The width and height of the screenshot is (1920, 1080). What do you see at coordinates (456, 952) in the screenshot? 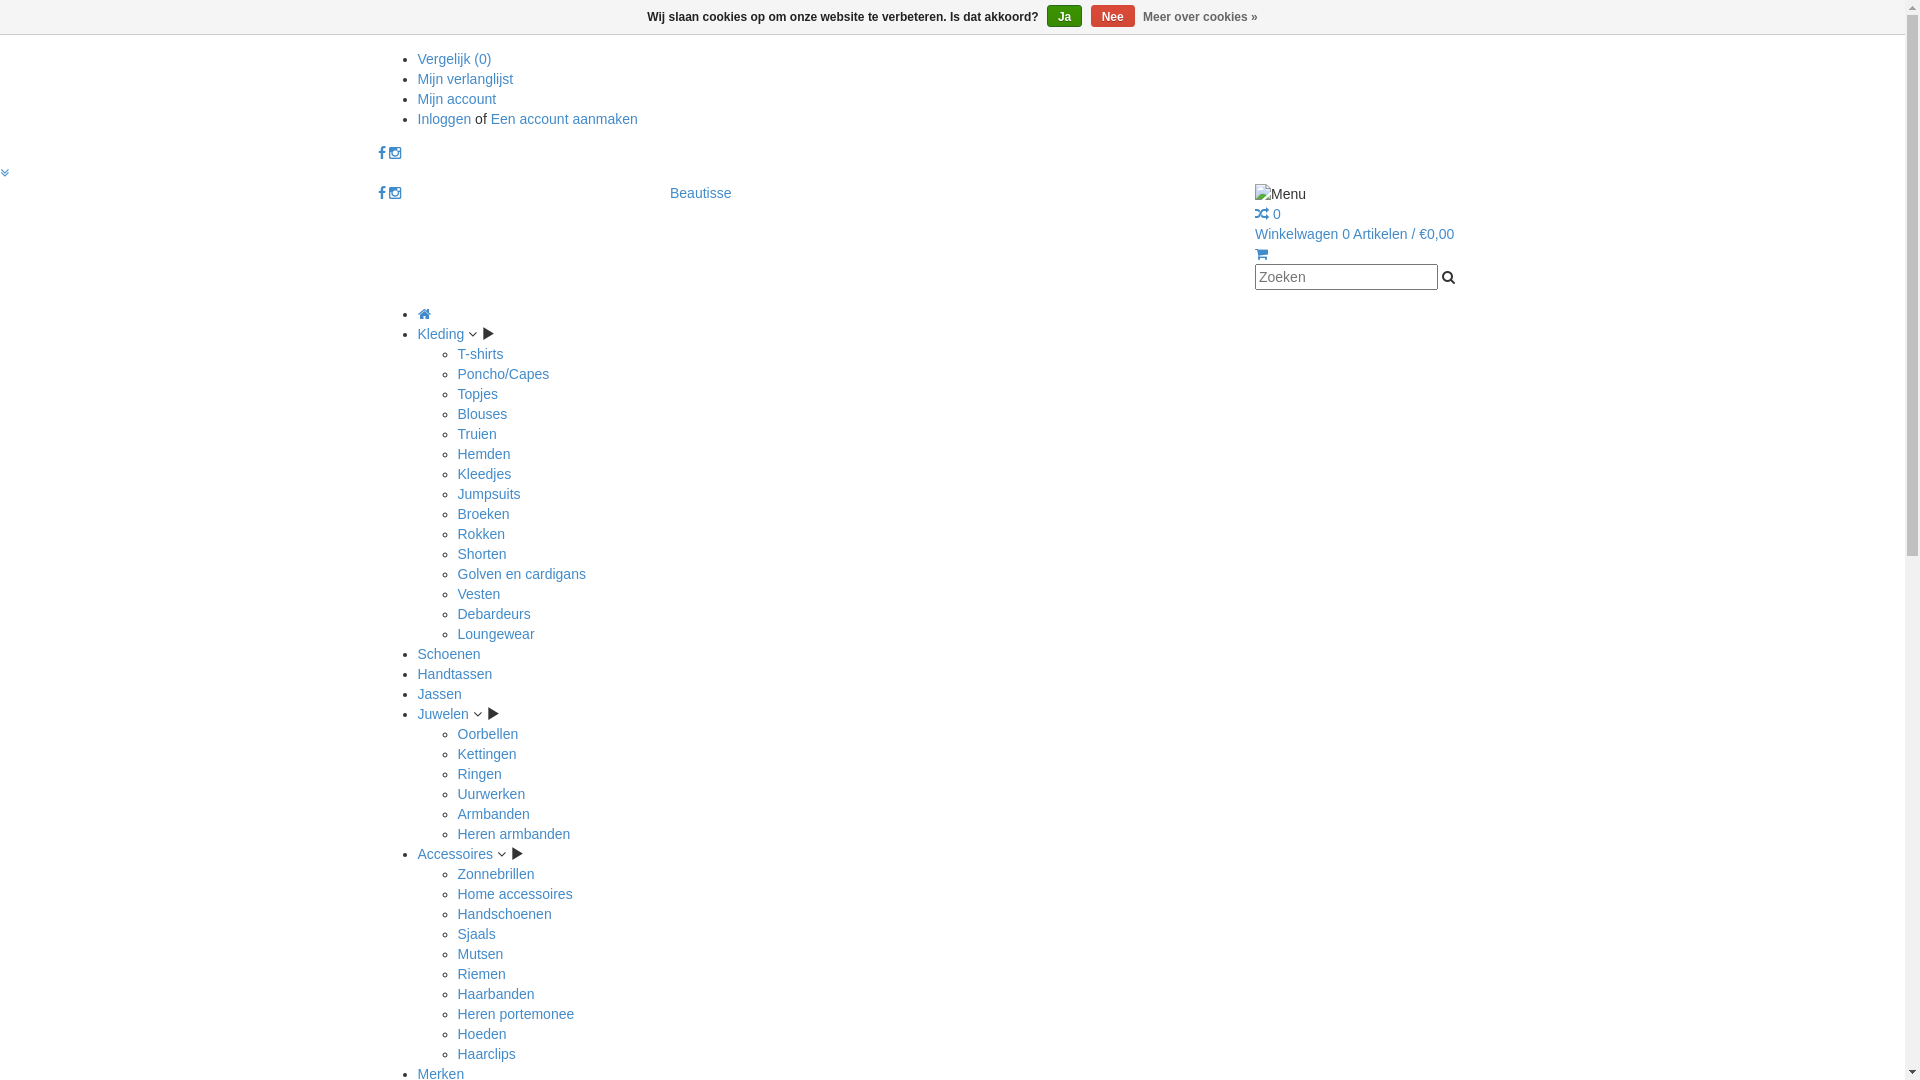
I see `'Mutsen'` at bounding box center [456, 952].